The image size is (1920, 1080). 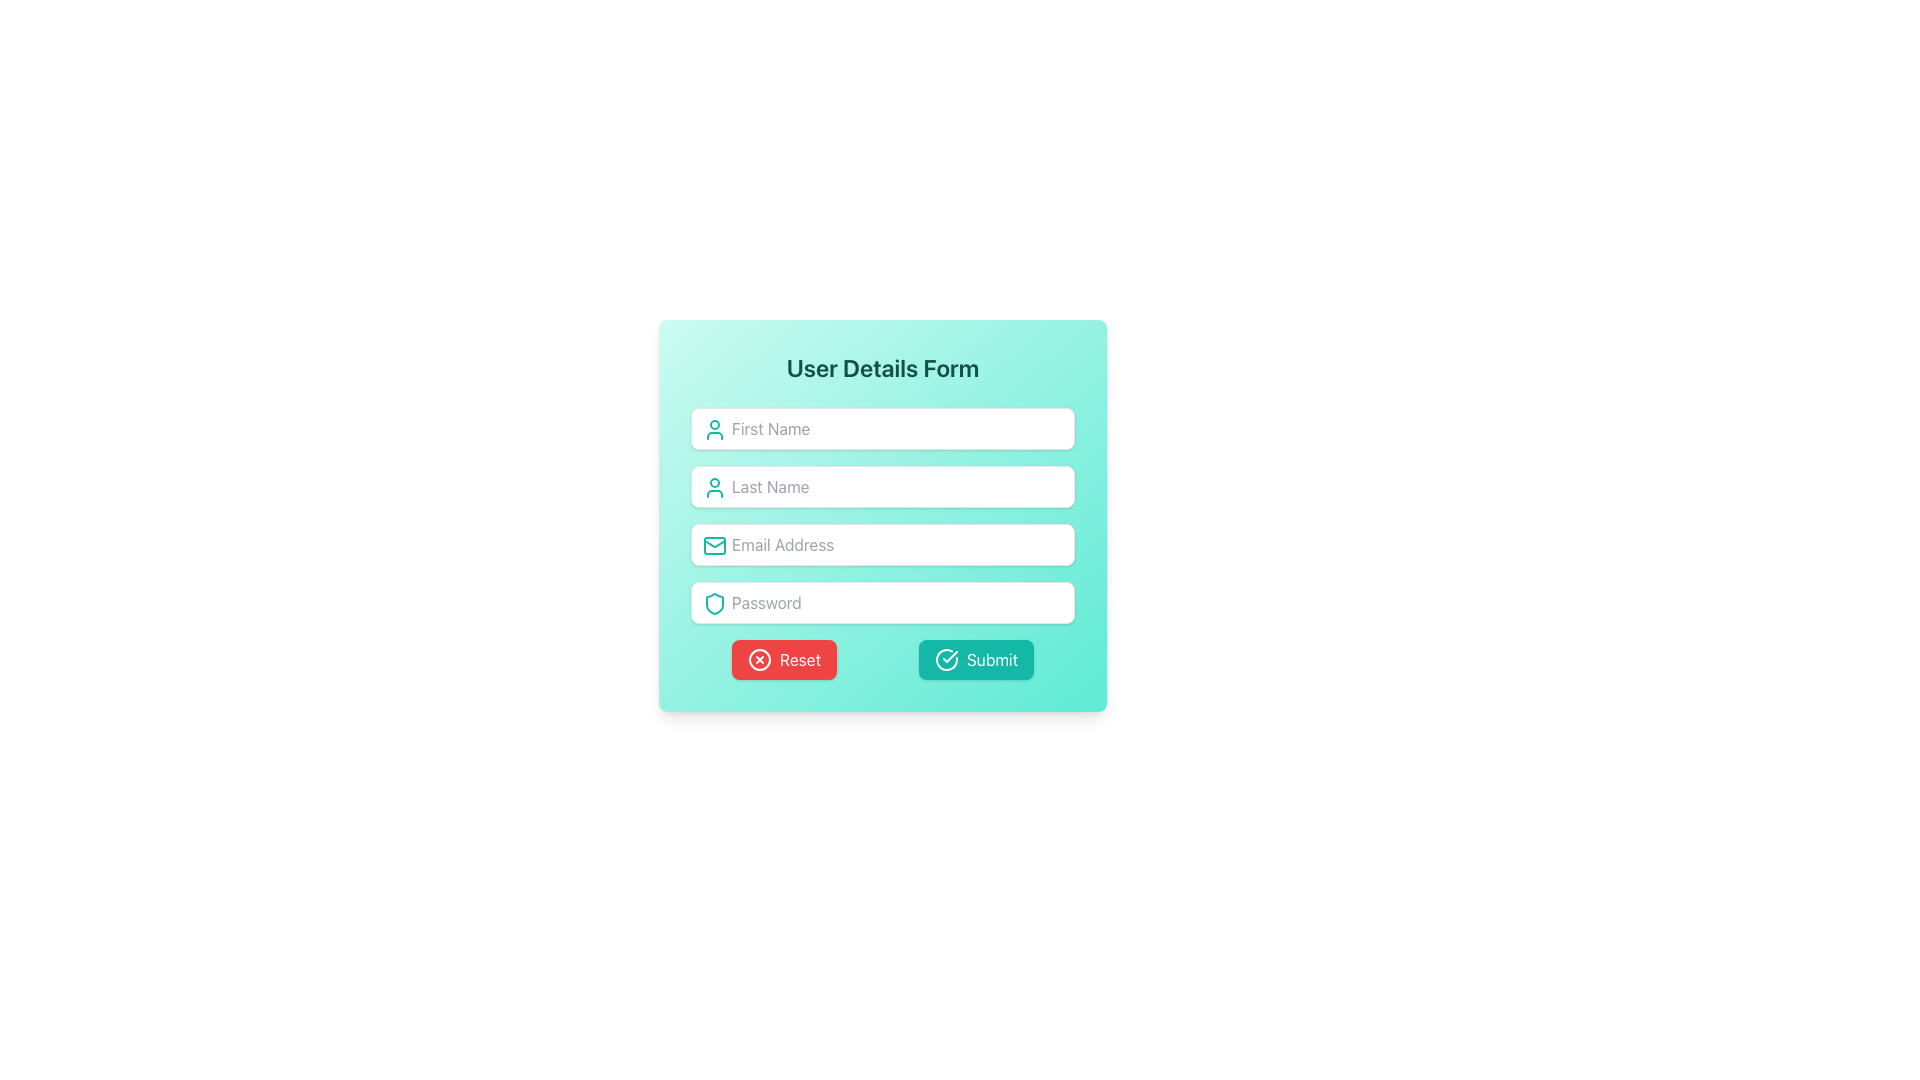 What do you see at coordinates (758, 659) in the screenshot?
I see `the circular graphical decoration that symbolizes the Reset operation, located at the bottom-left corner of the form` at bounding box center [758, 659].